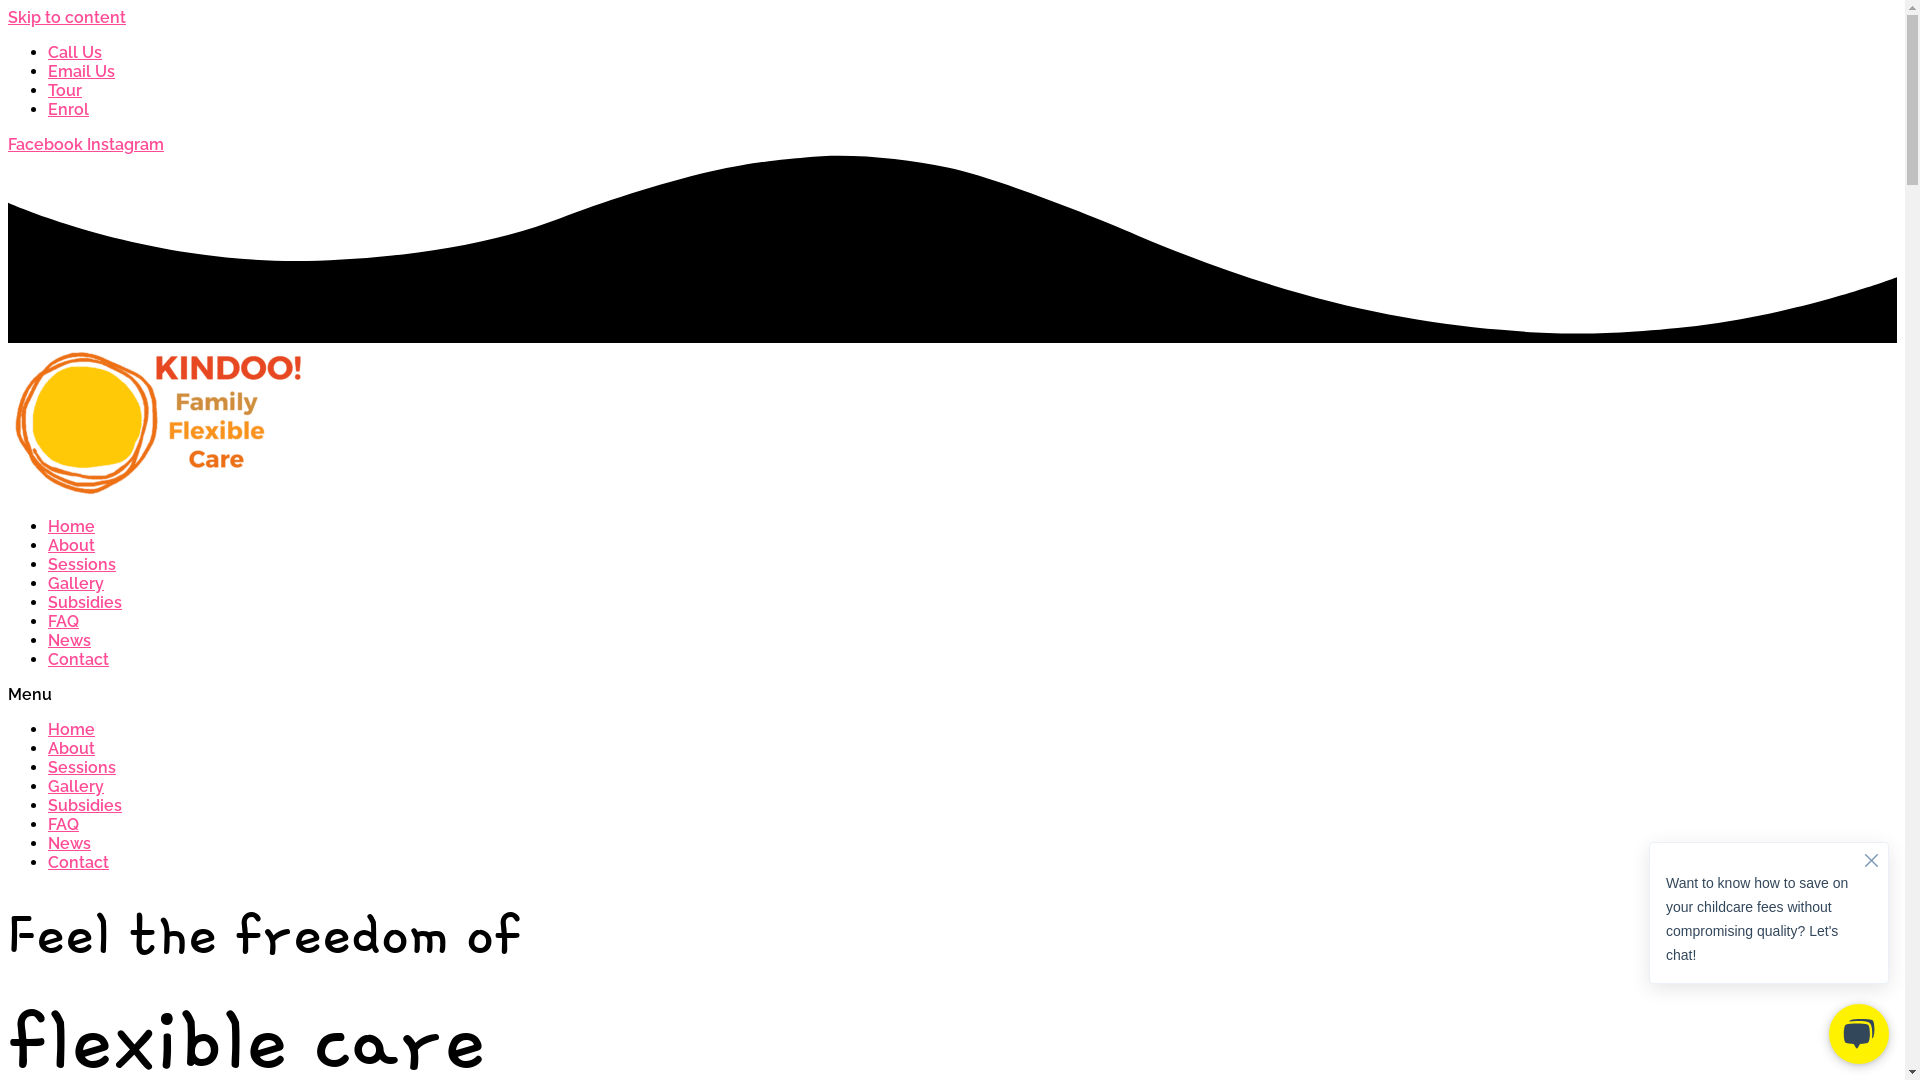 The image size is (1920, 1080). What do you see at coordinates (63, 824) in the screenshot?
I see `'FAQ'` at bounding box center [63, 824].